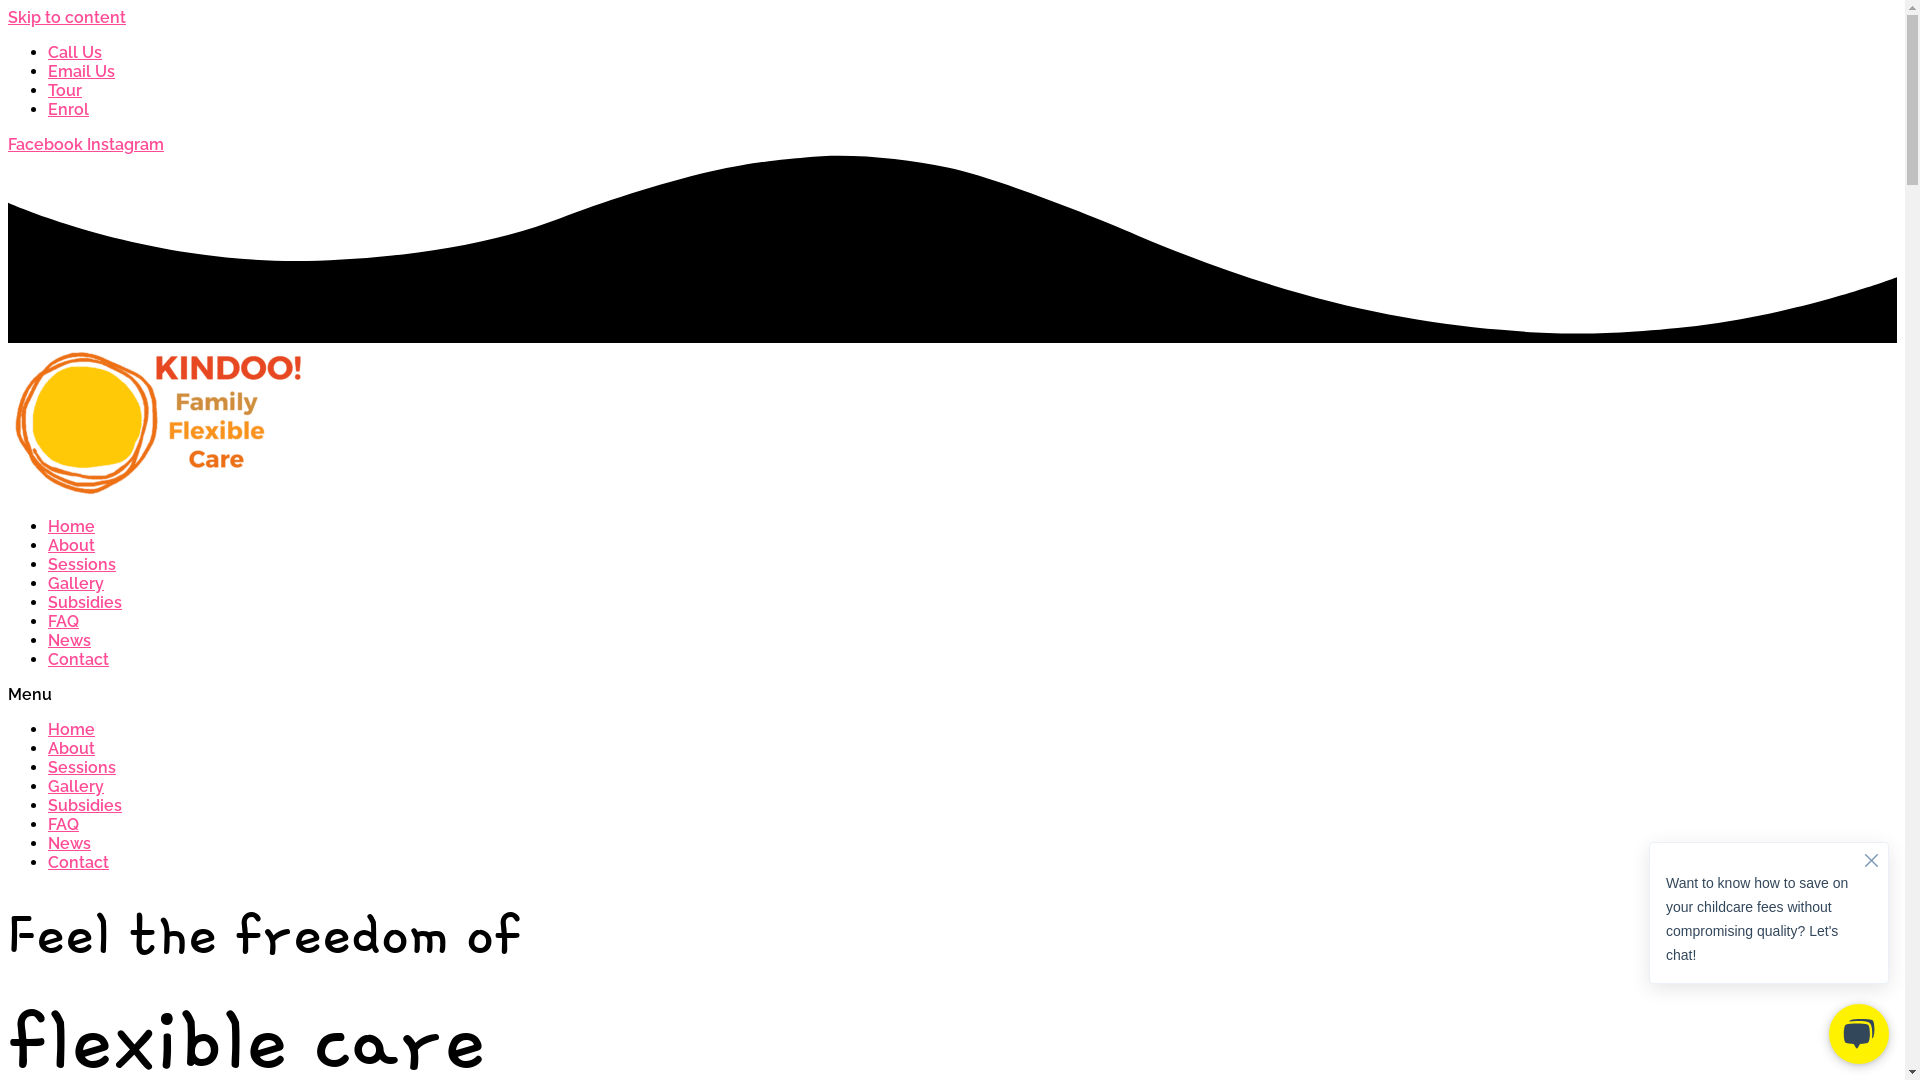 The image size is (1920, 1080). What do you see at coordinates (63, 824) in the screenshot?
I see `'FAQ'` at bounding box center [63, 824].